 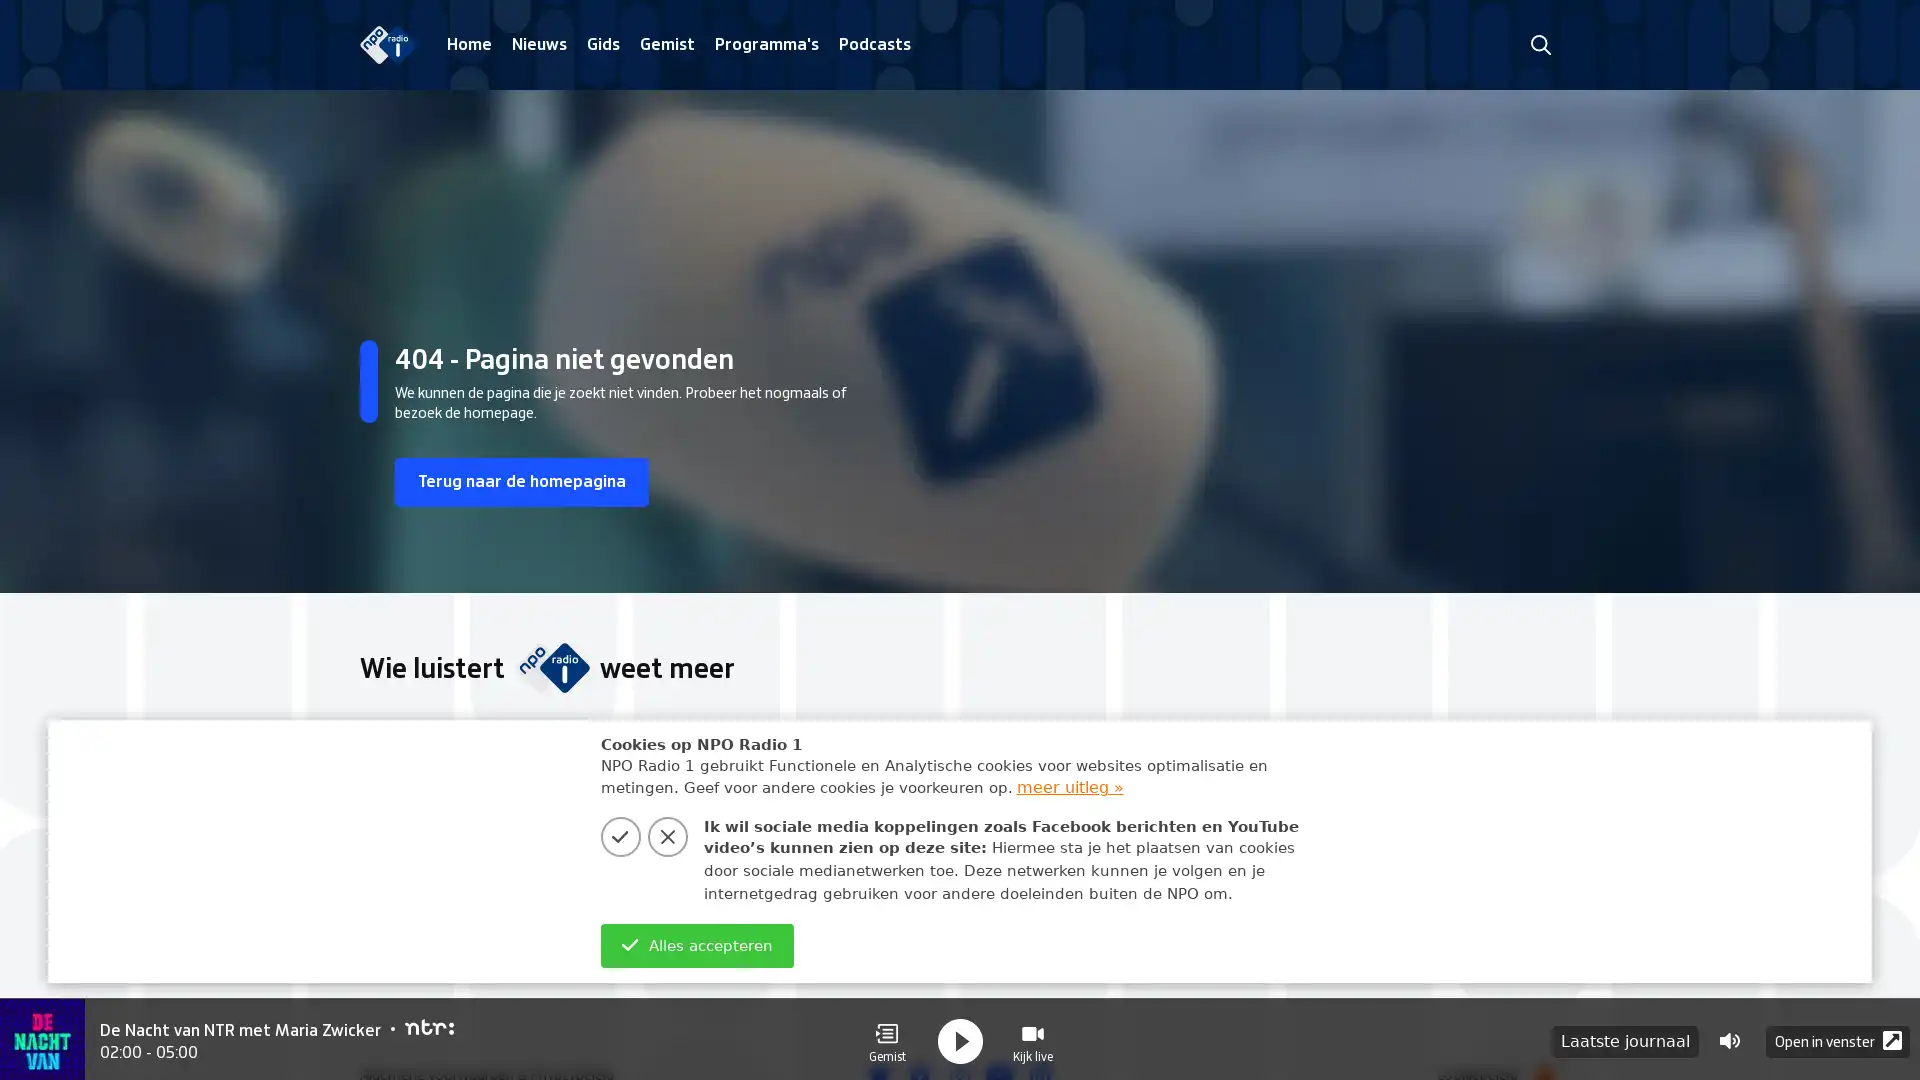 I want to click on Gemist Gemist, so click(x=886, y=1036).